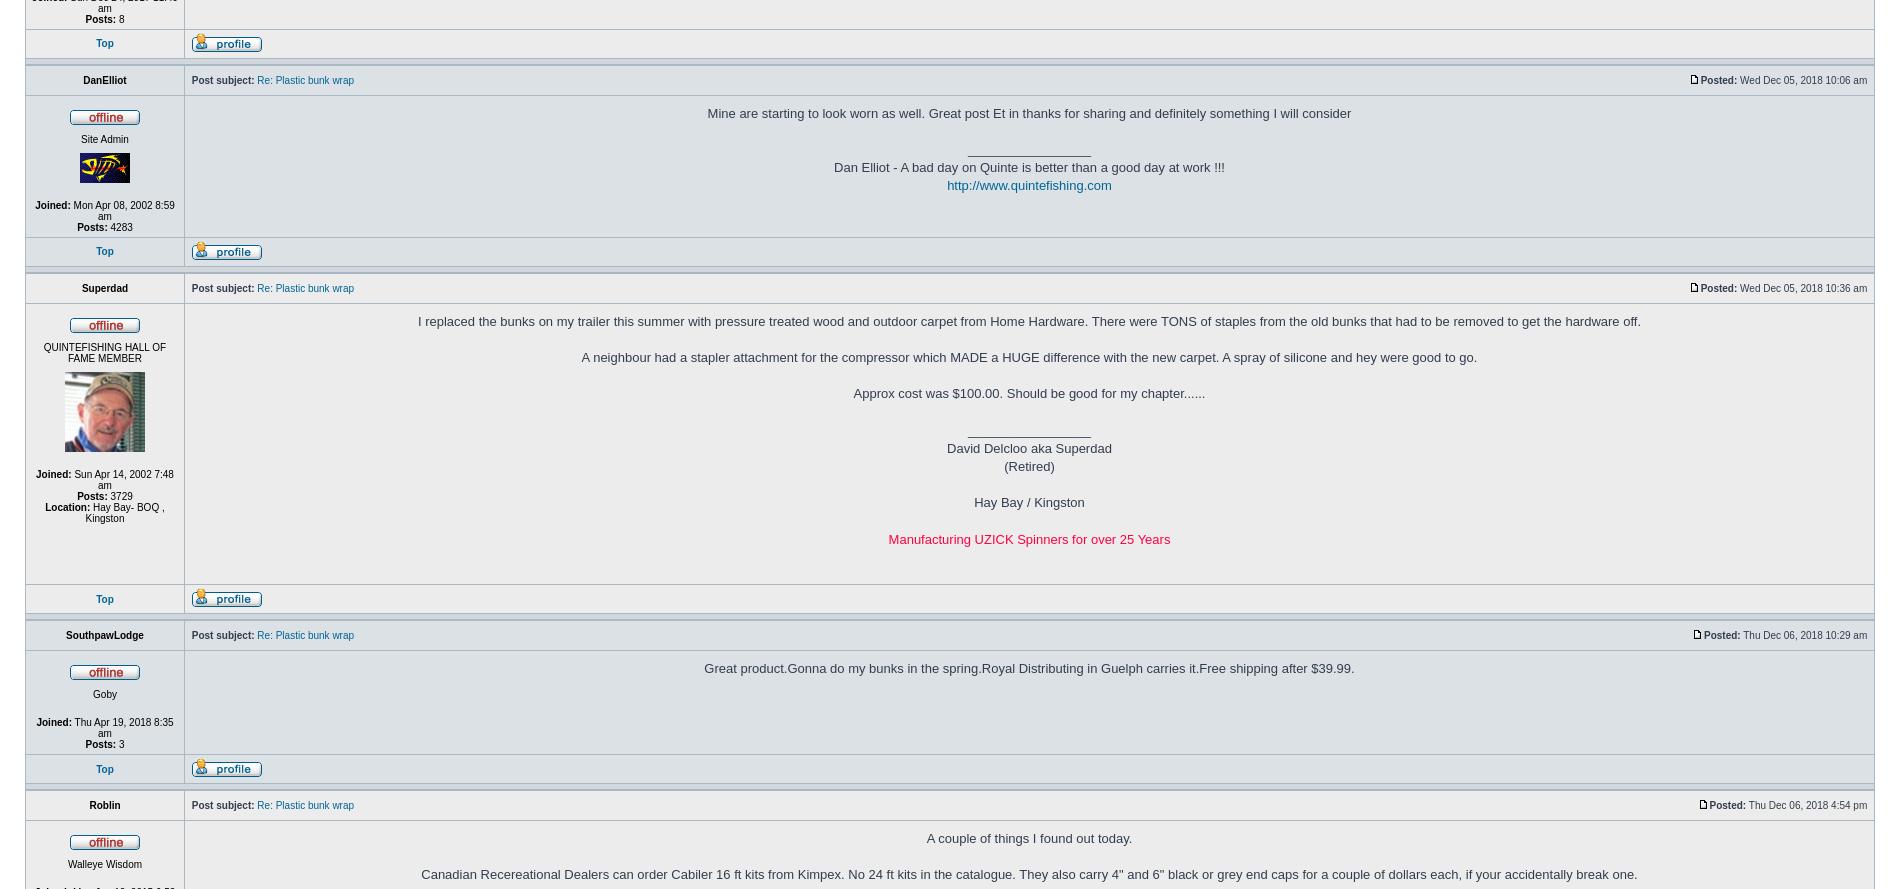 This screenshot has height=889, width=1900. I want to click on 'Site Admin', so click(104, 138).